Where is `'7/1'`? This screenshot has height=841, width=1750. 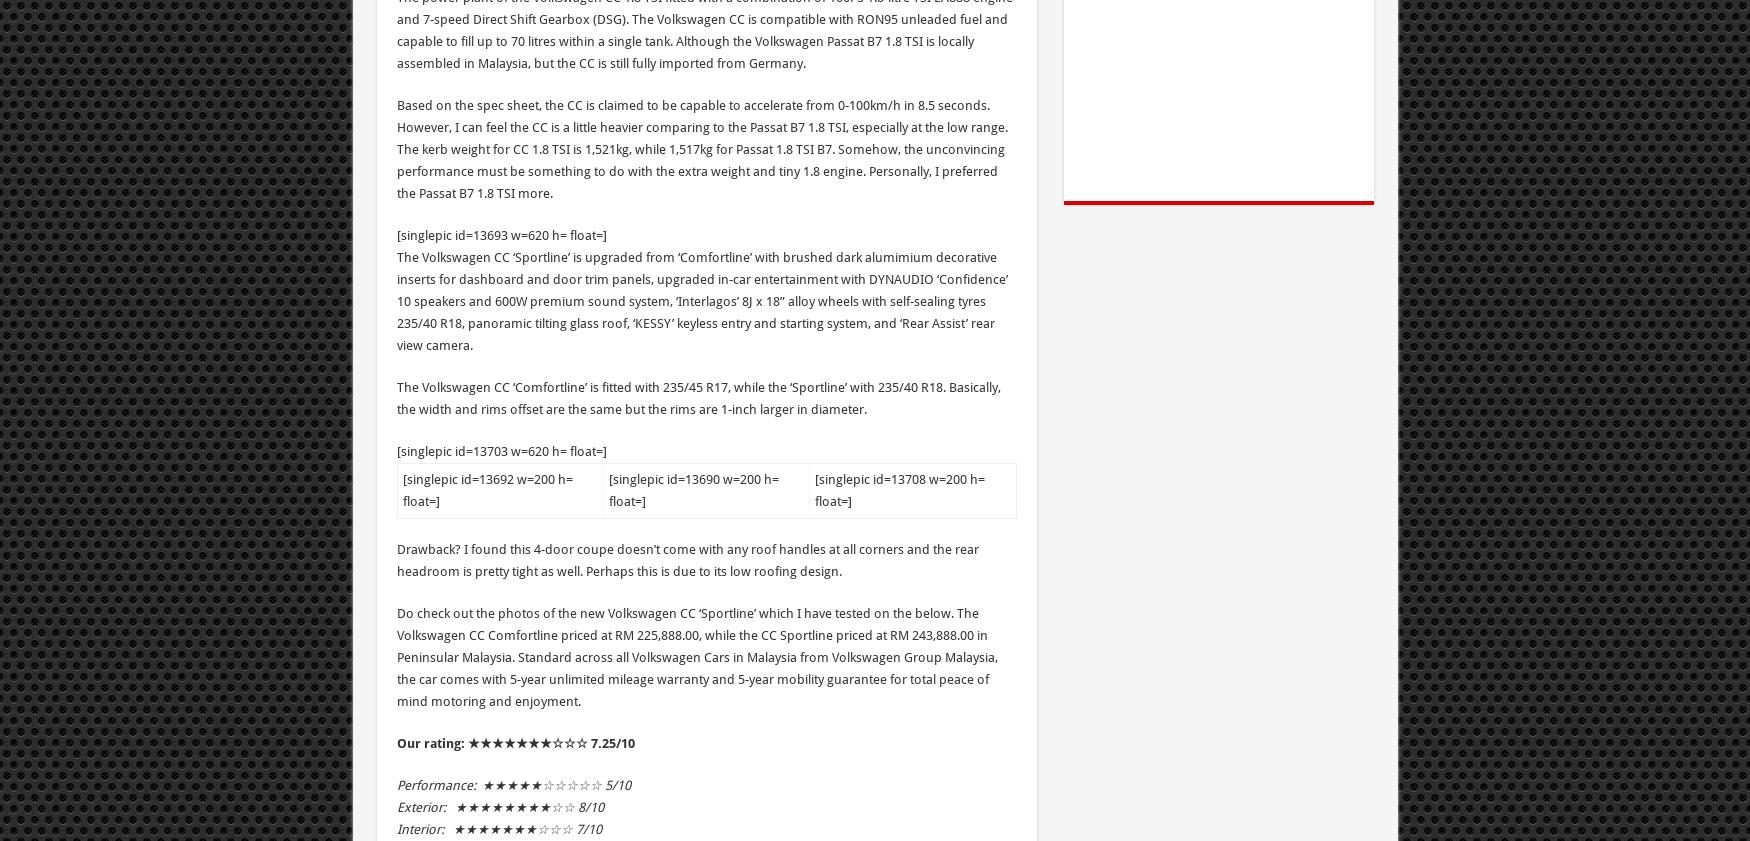 '7/1' is located at coordinates (584, 828).